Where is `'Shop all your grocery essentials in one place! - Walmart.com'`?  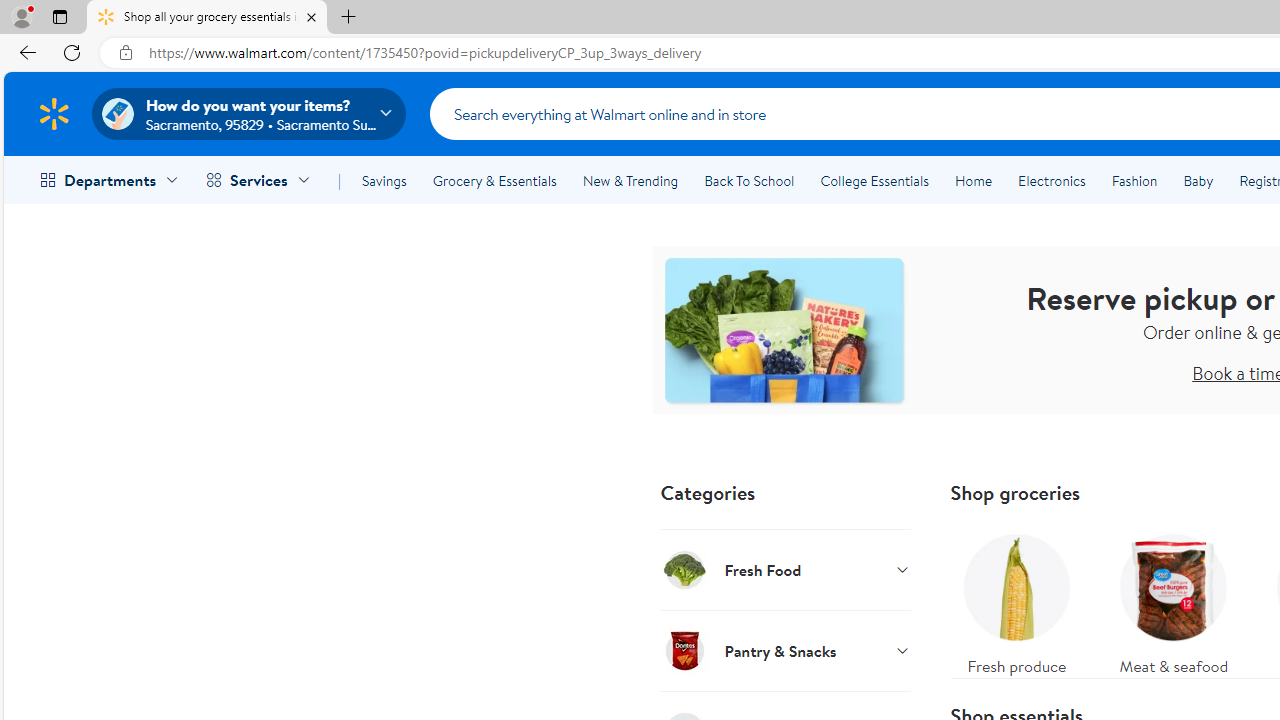
'Shop all your grocery essentials in one place! - Walmart.com' is located at coordinates (207, 17).